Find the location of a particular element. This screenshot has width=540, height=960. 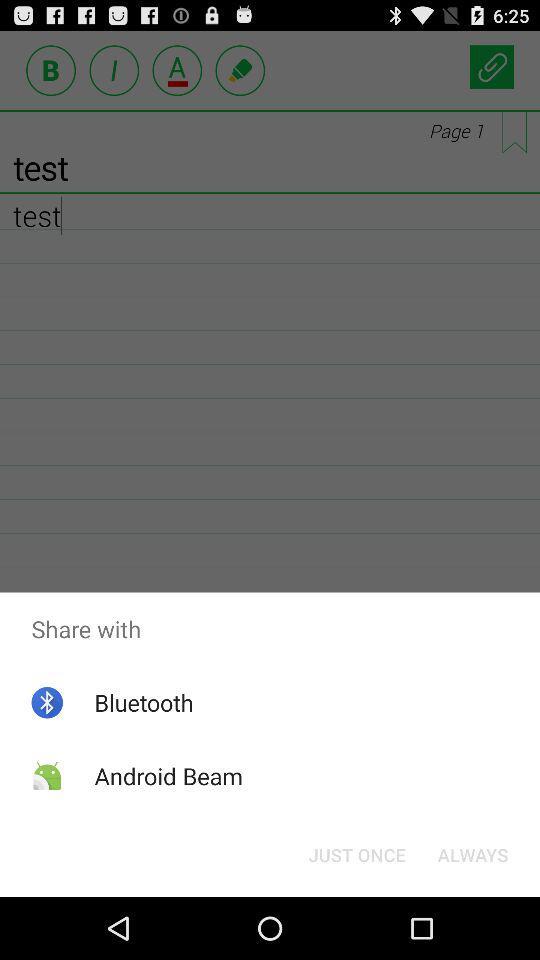

bluetooth icon is located at coordinates (143, 702).